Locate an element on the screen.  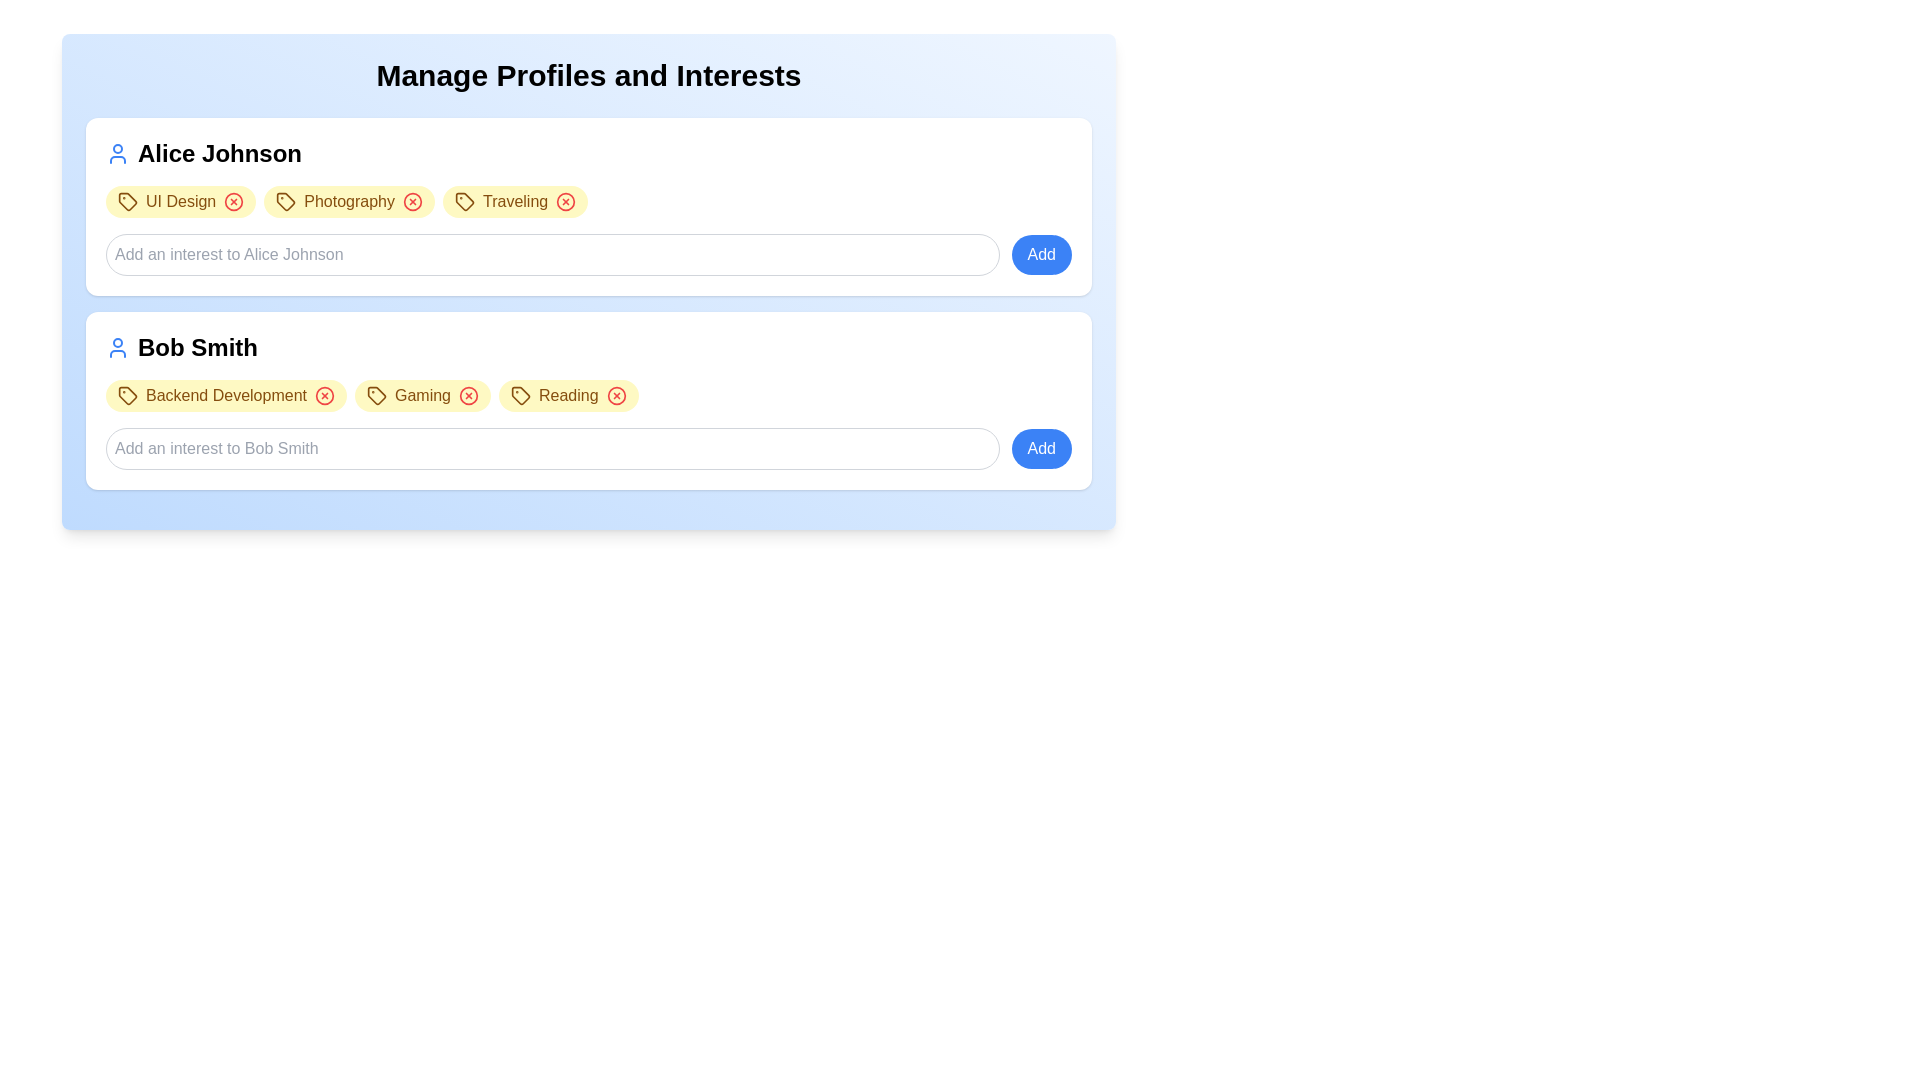
the tag icon associated with Alice Johnson's interests, located before the text 'UI Design' is located at coordinates (464, 201).